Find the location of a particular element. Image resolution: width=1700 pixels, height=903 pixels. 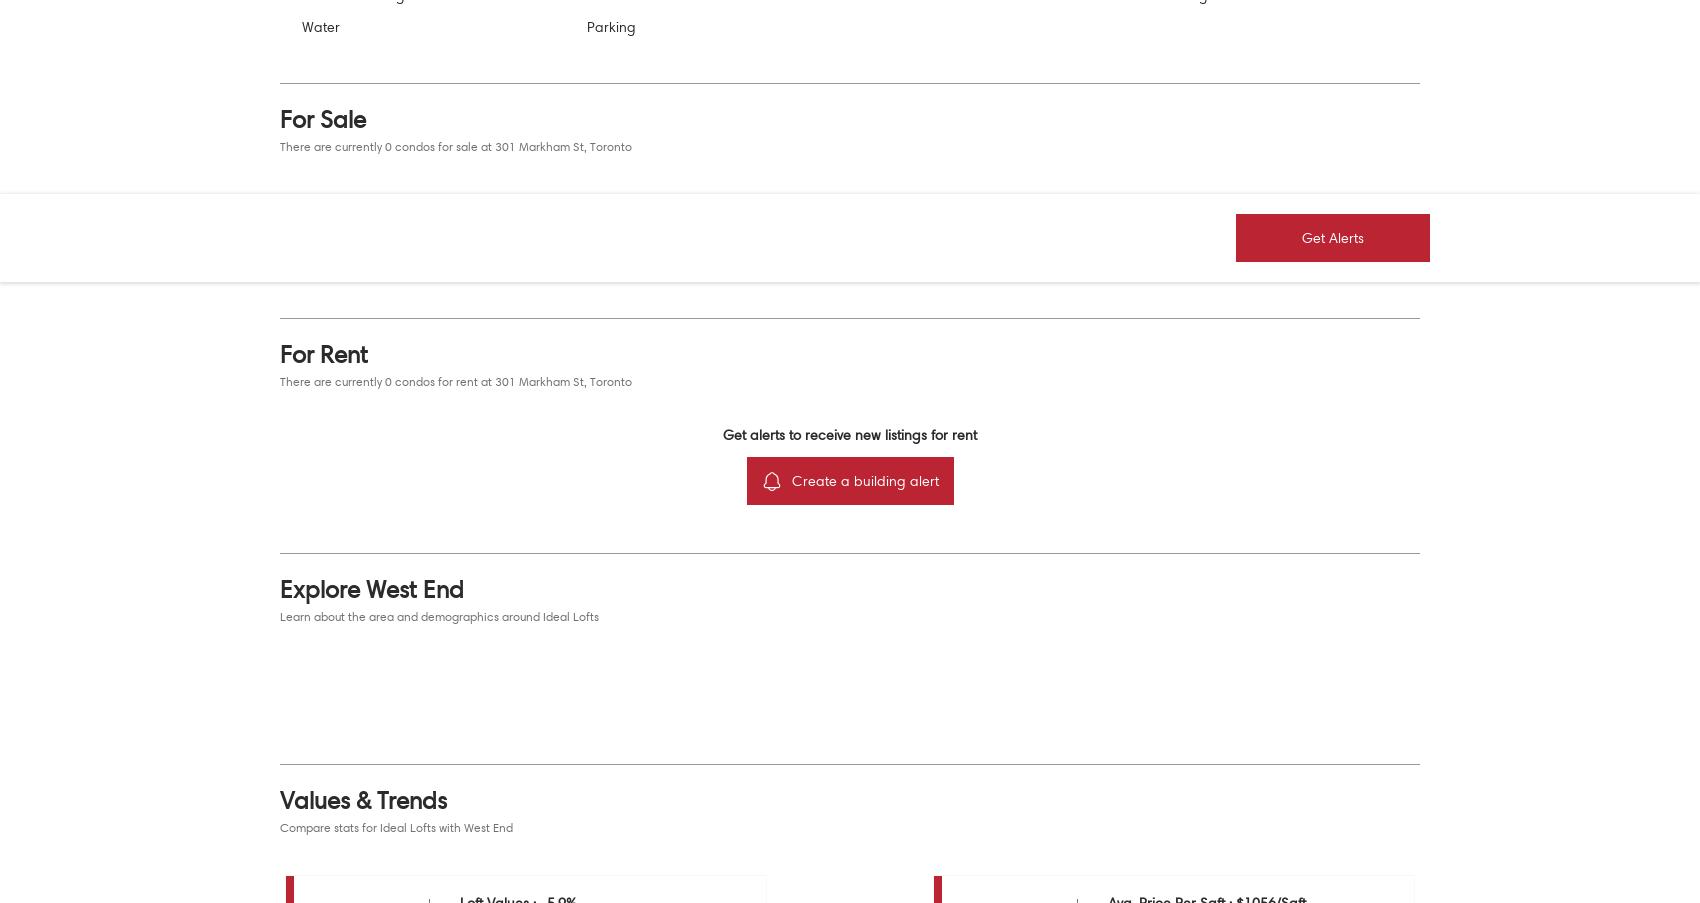

'rent' is located at coordinates (963, 433).